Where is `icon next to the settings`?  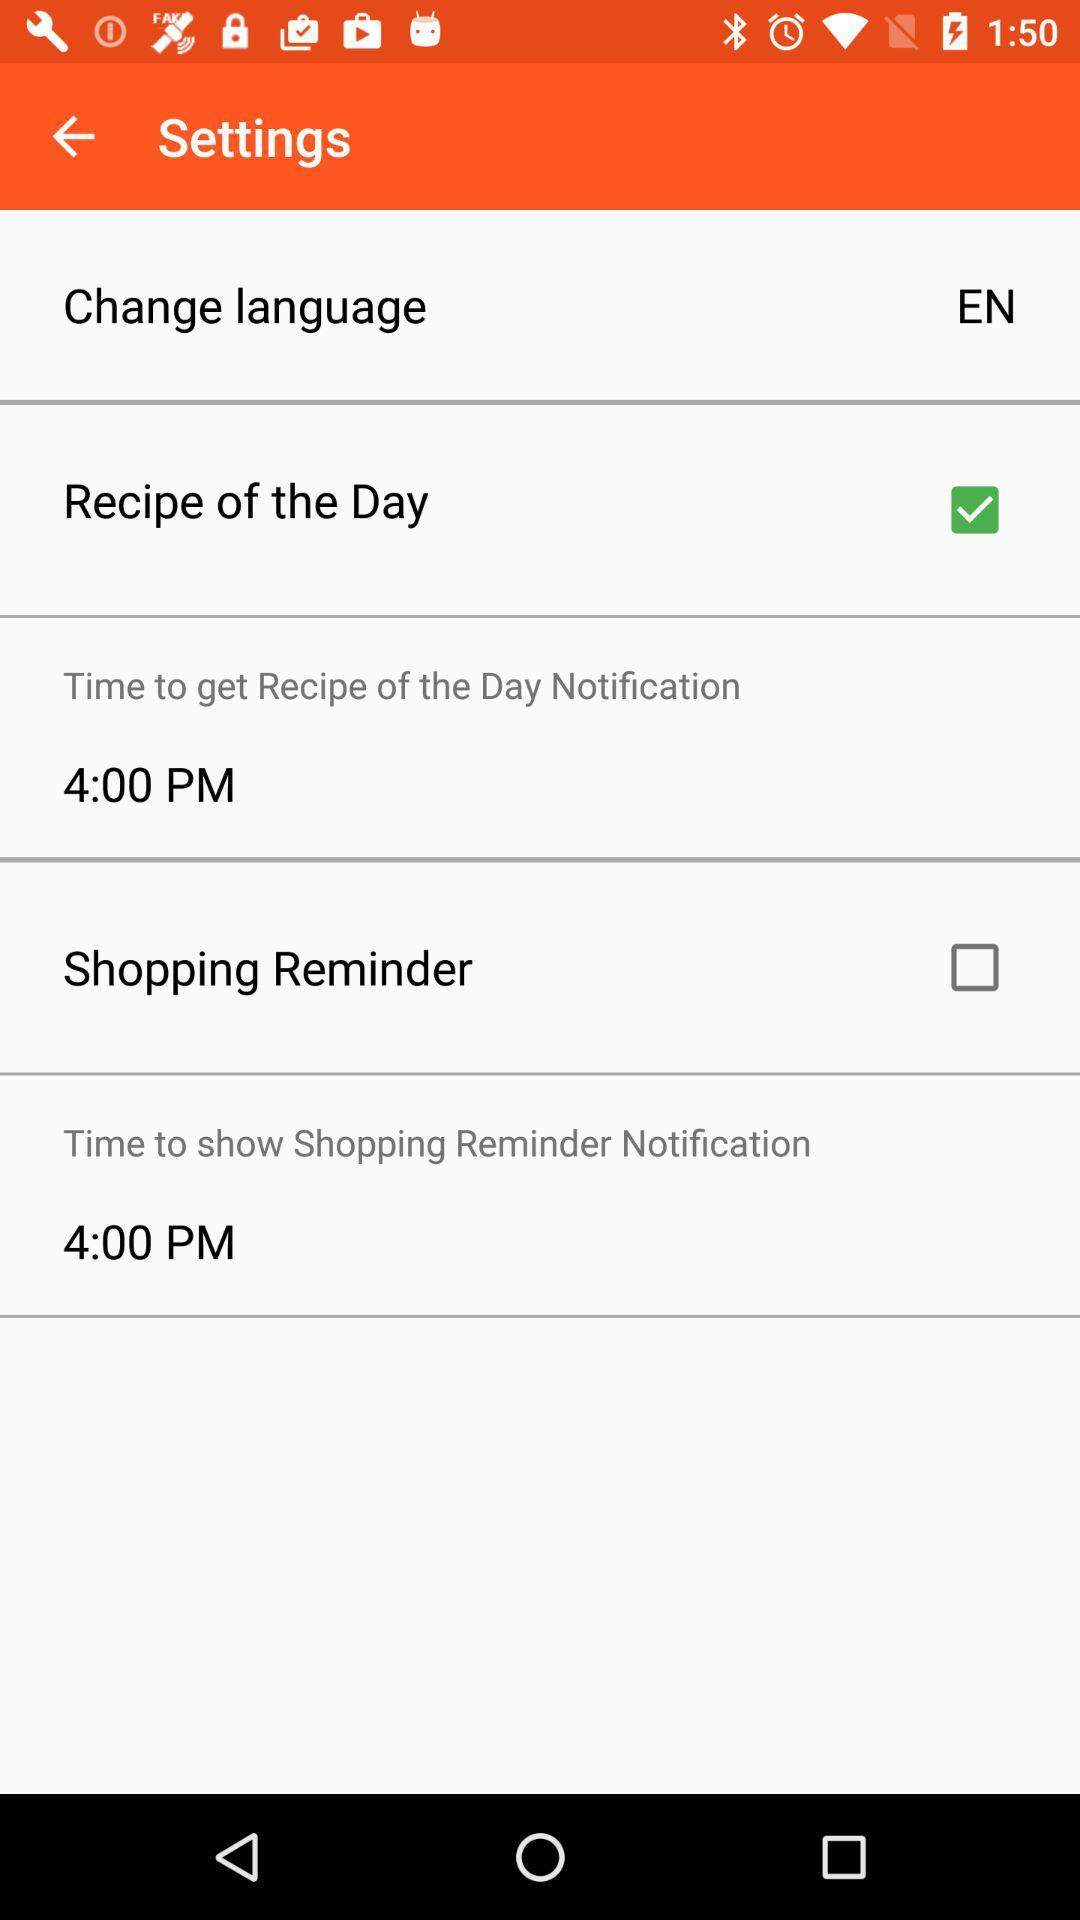 icon next to the settings is located at coordinates (72, 135).